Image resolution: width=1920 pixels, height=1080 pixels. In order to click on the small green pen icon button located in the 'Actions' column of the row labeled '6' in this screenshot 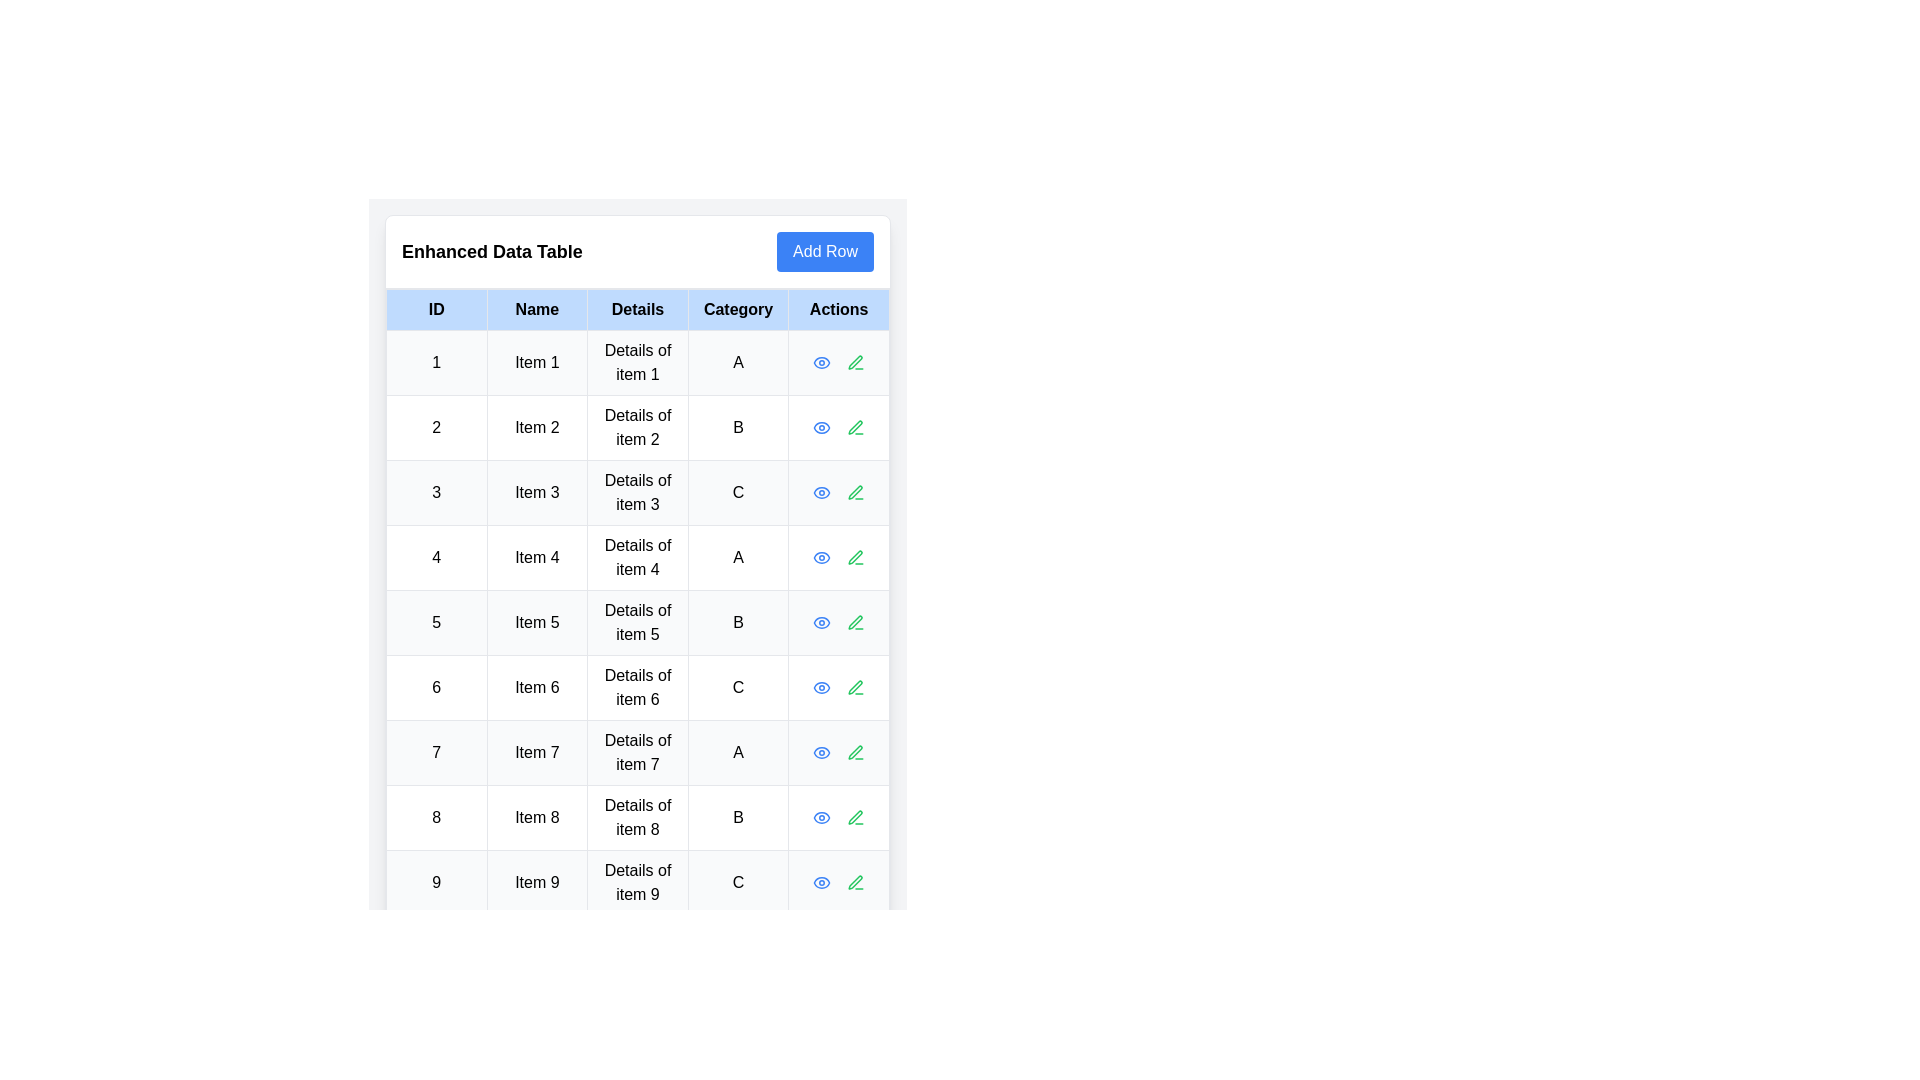, I will do `click(856, 686)`.